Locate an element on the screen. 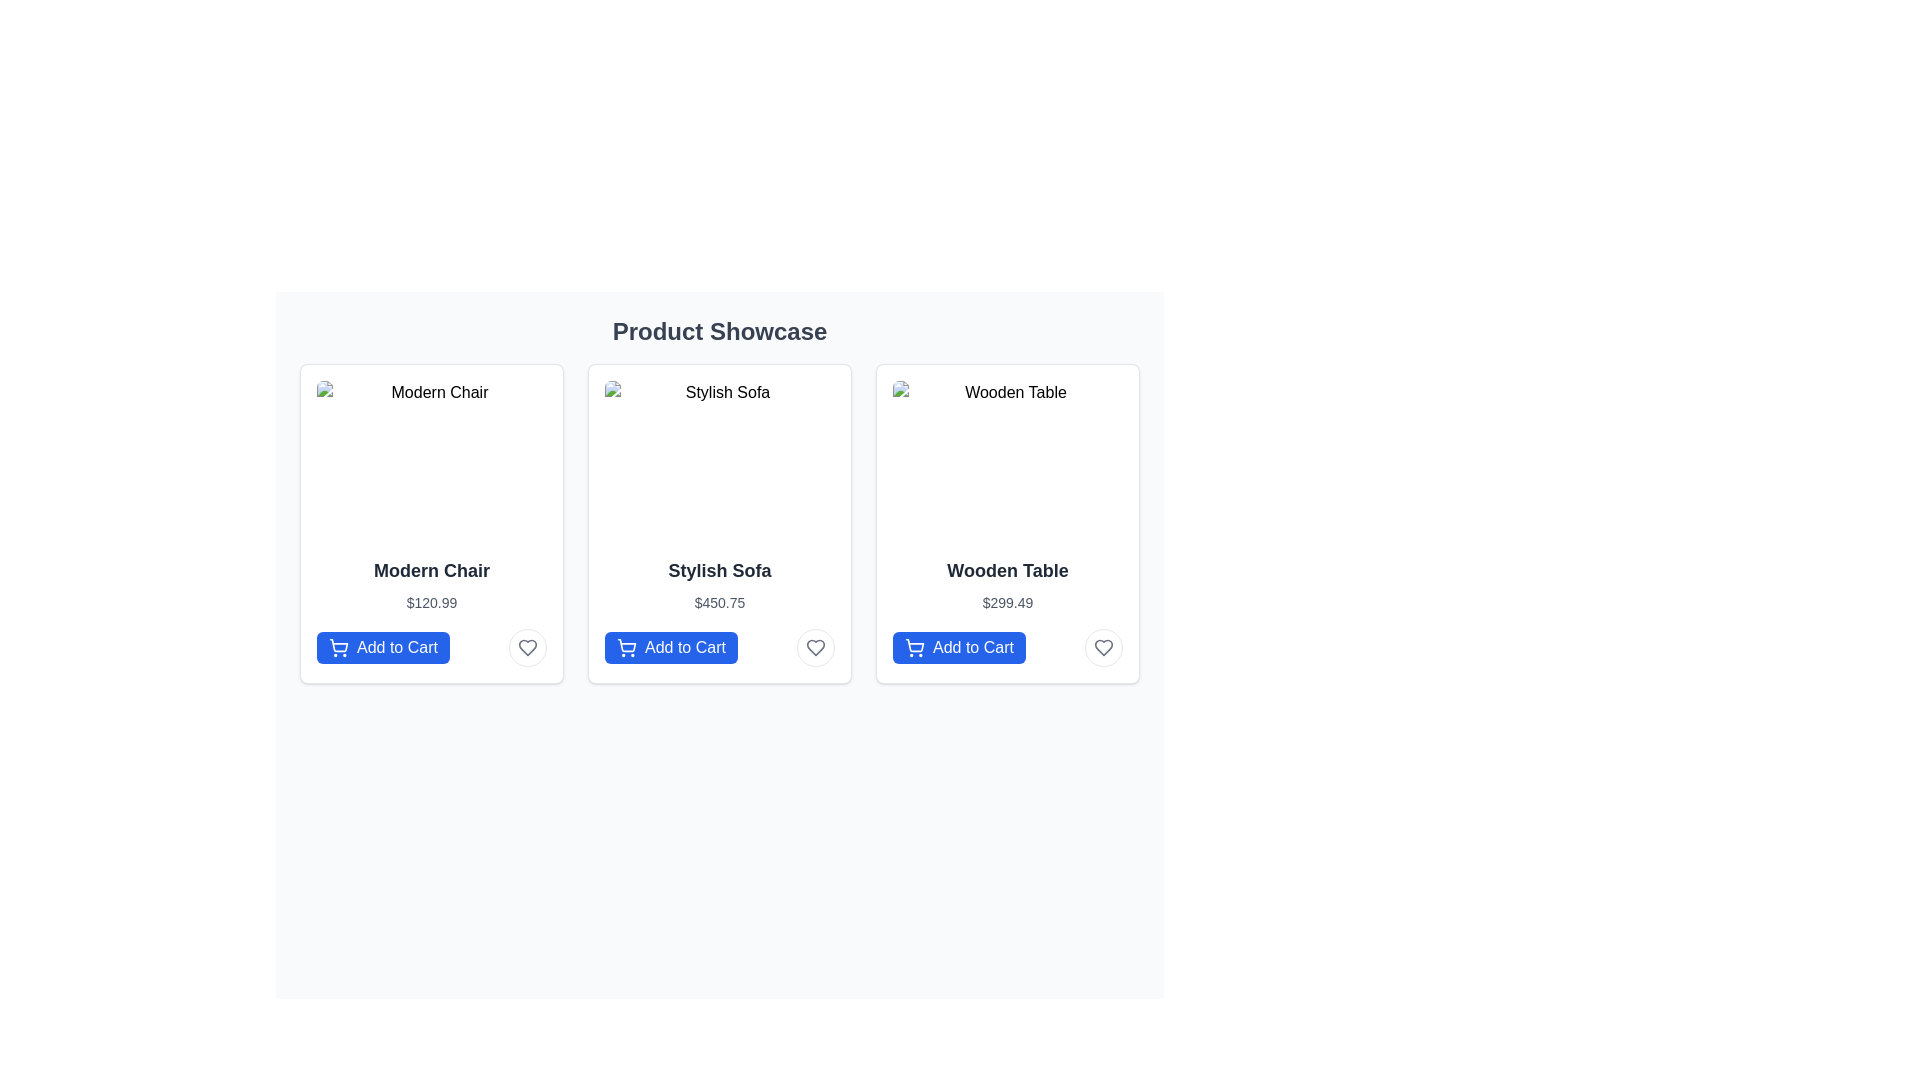  the heart-shaped icon filled with grey color to favorite the 'Modern Chair' product is located at coordinates (528, 648).